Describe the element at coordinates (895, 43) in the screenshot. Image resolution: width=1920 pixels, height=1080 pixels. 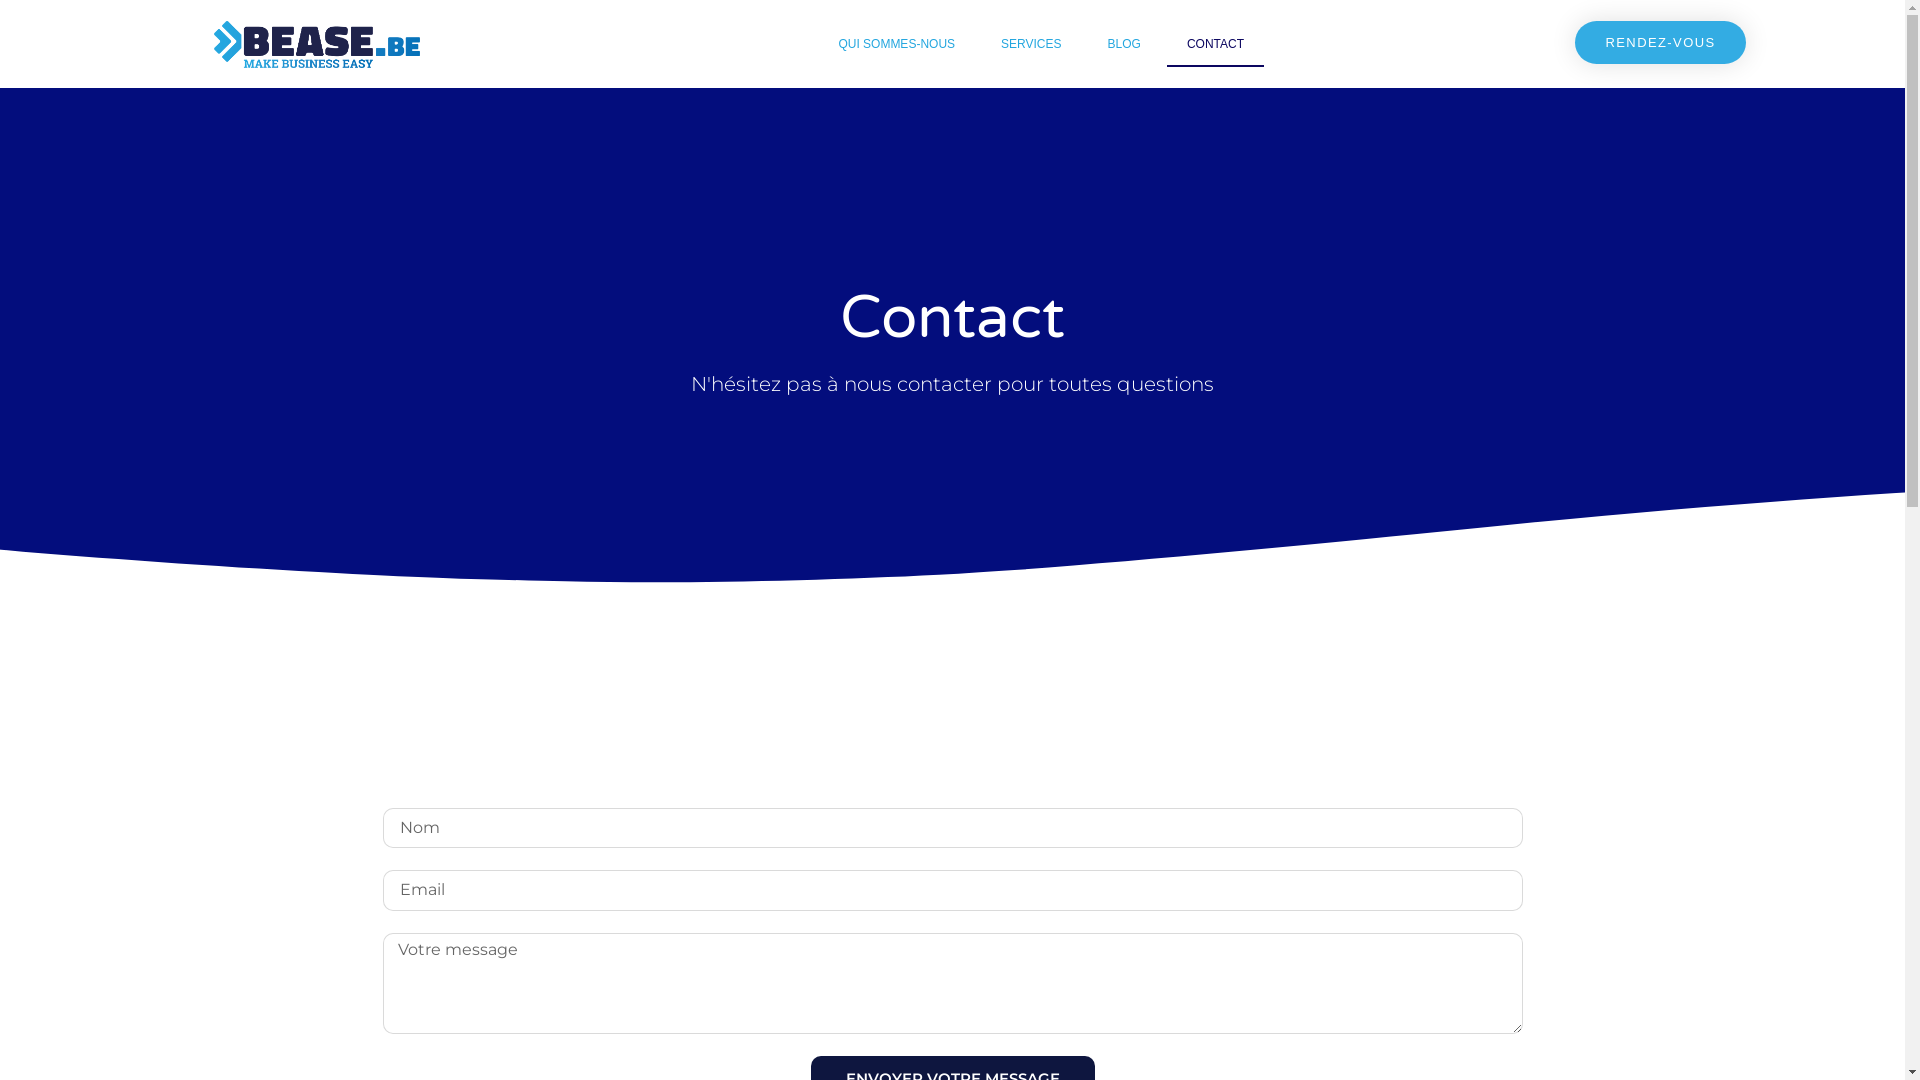
I see `'QUI SOMMES-NOUS'` at that location.